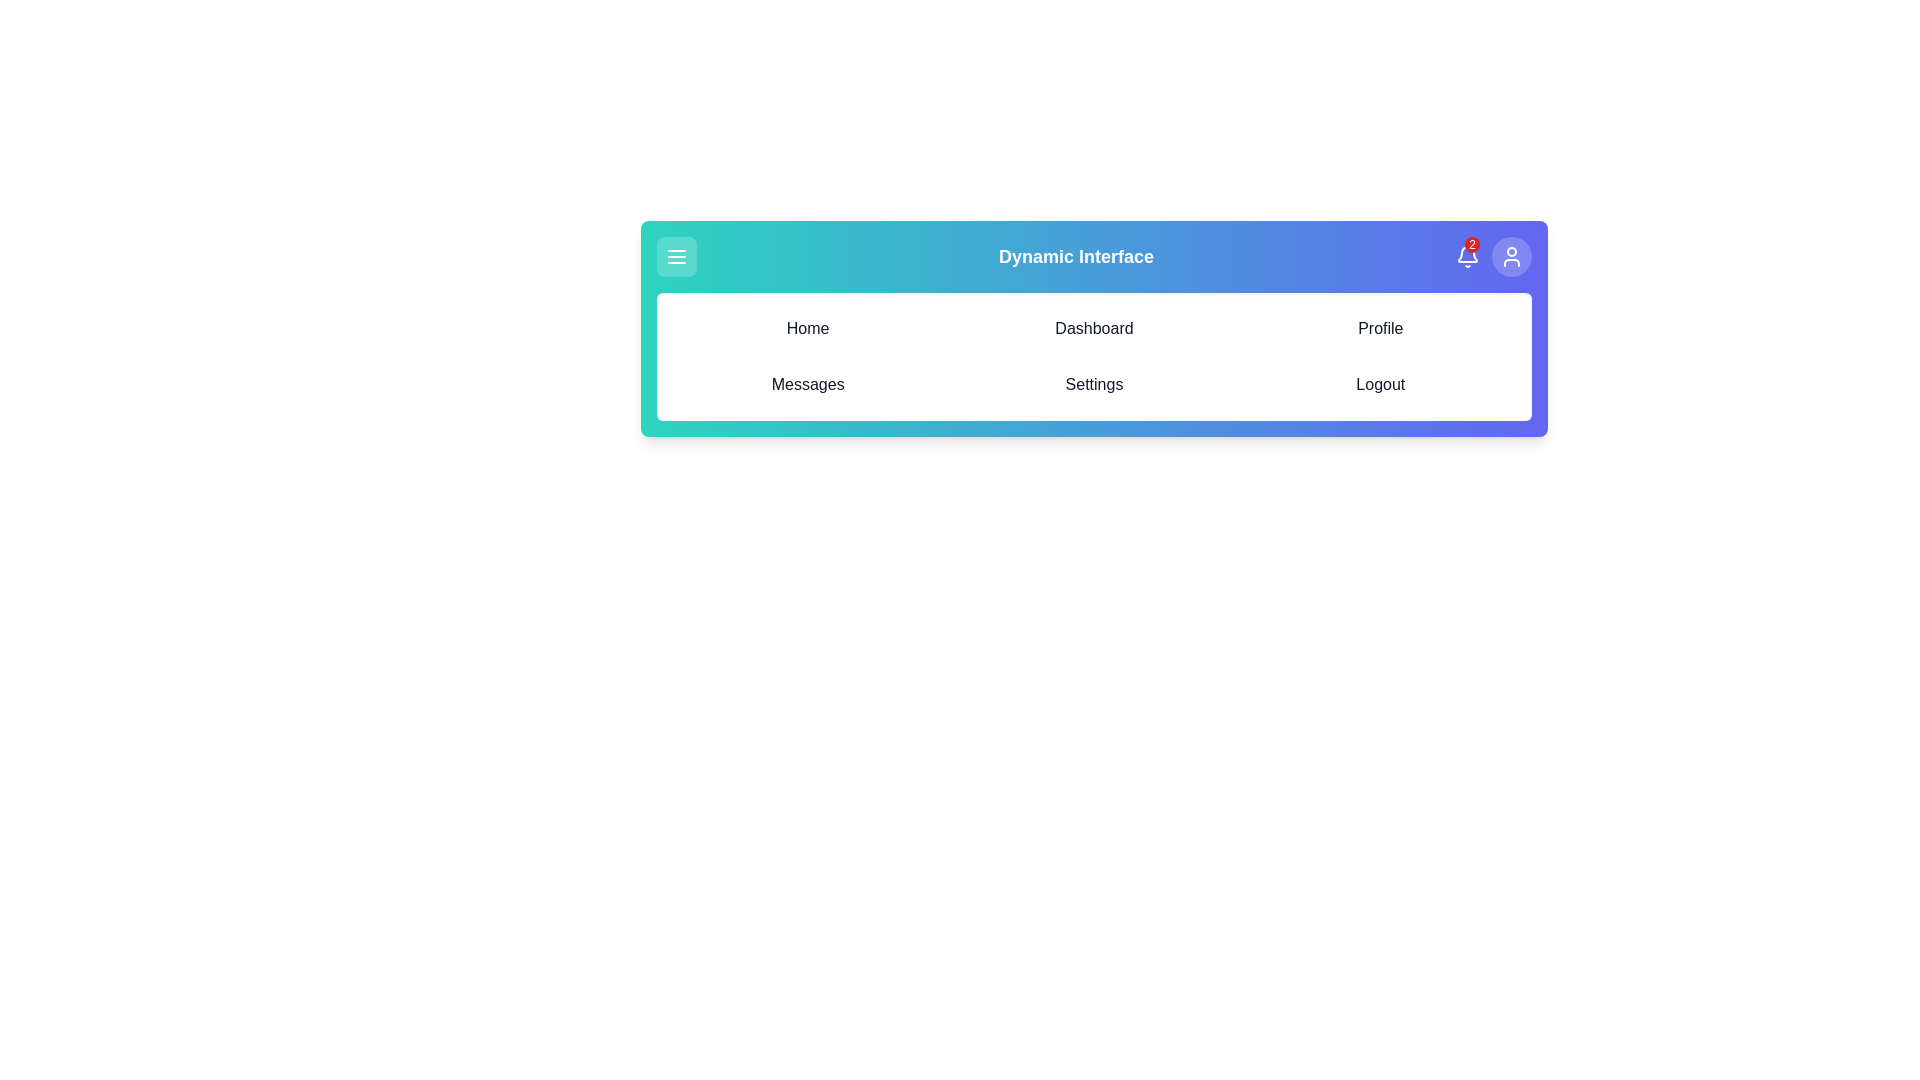  What do you see at coordinates (1379, 327) in the screenshot?
I see `the navigation item Profile from the menu` at bounding box center [1379, 327].